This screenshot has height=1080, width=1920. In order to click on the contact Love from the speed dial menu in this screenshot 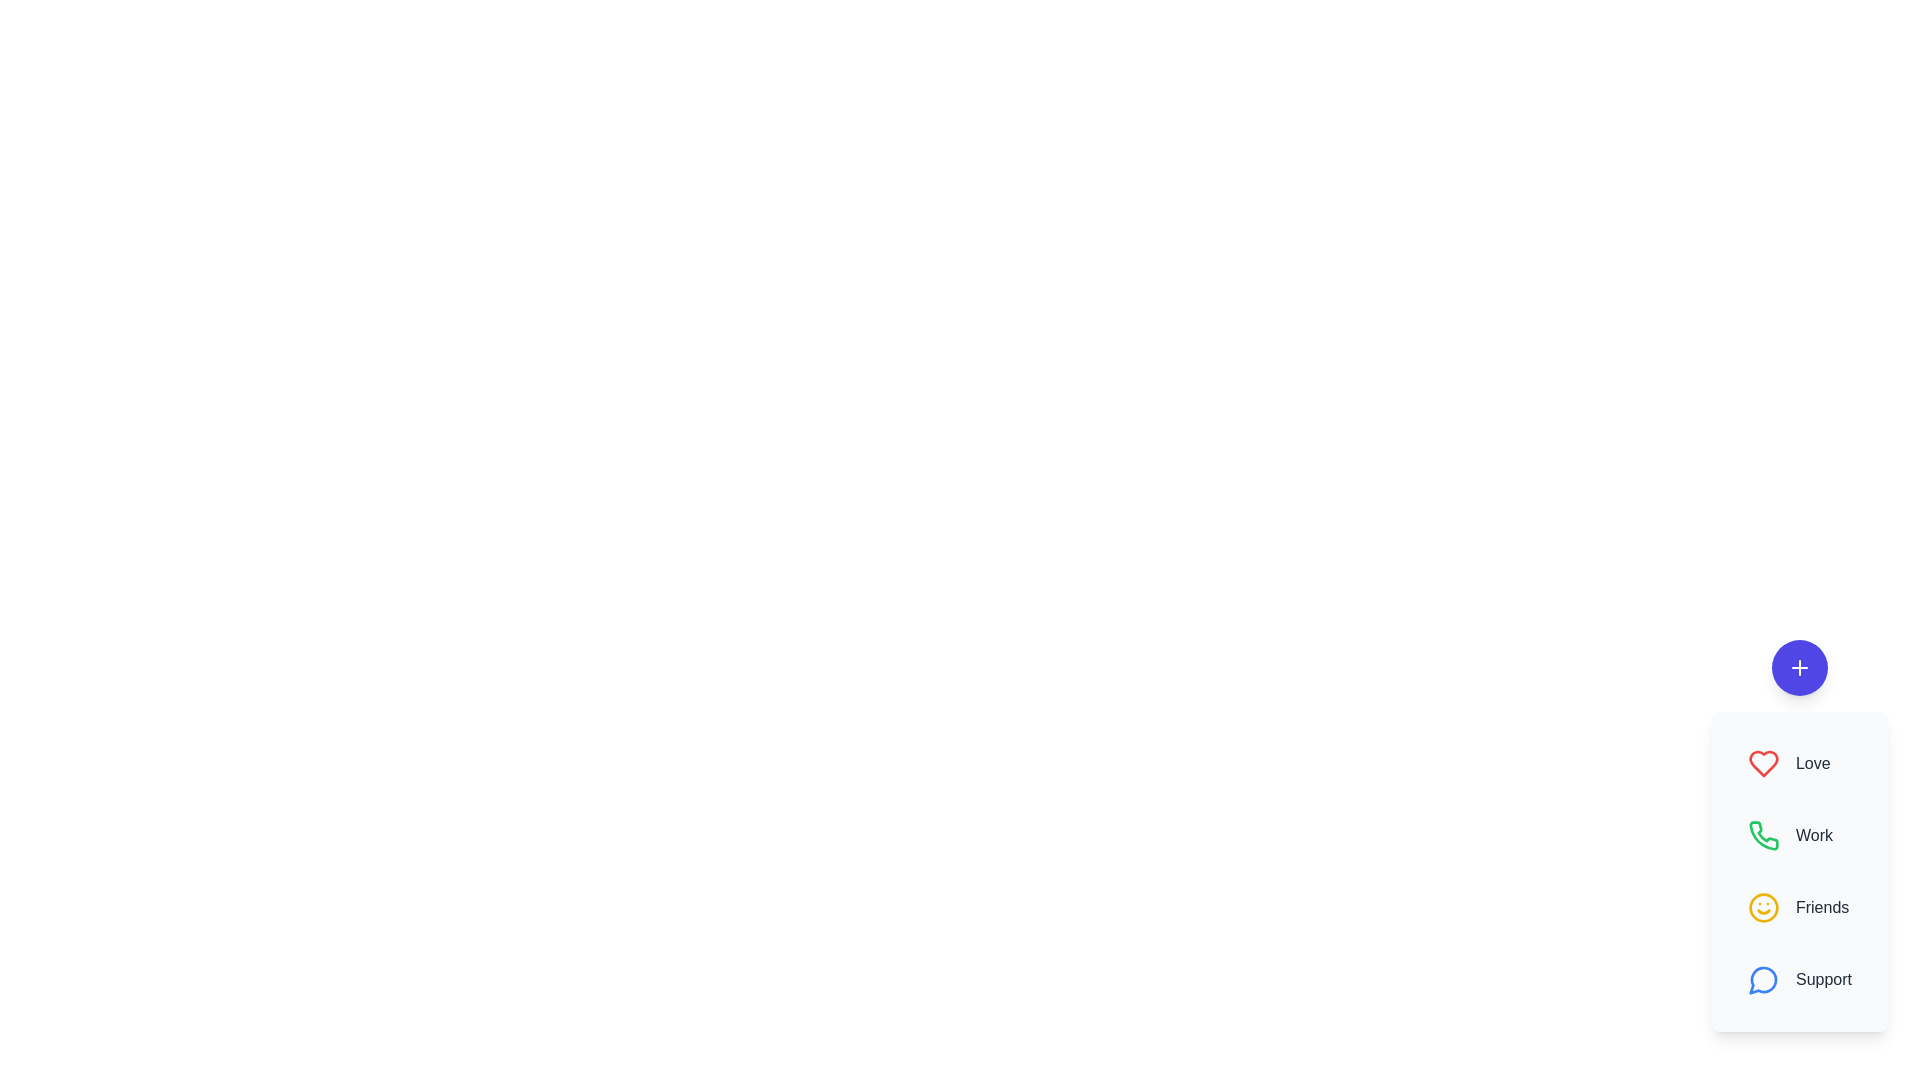, I will do `click(1800, 763)`.